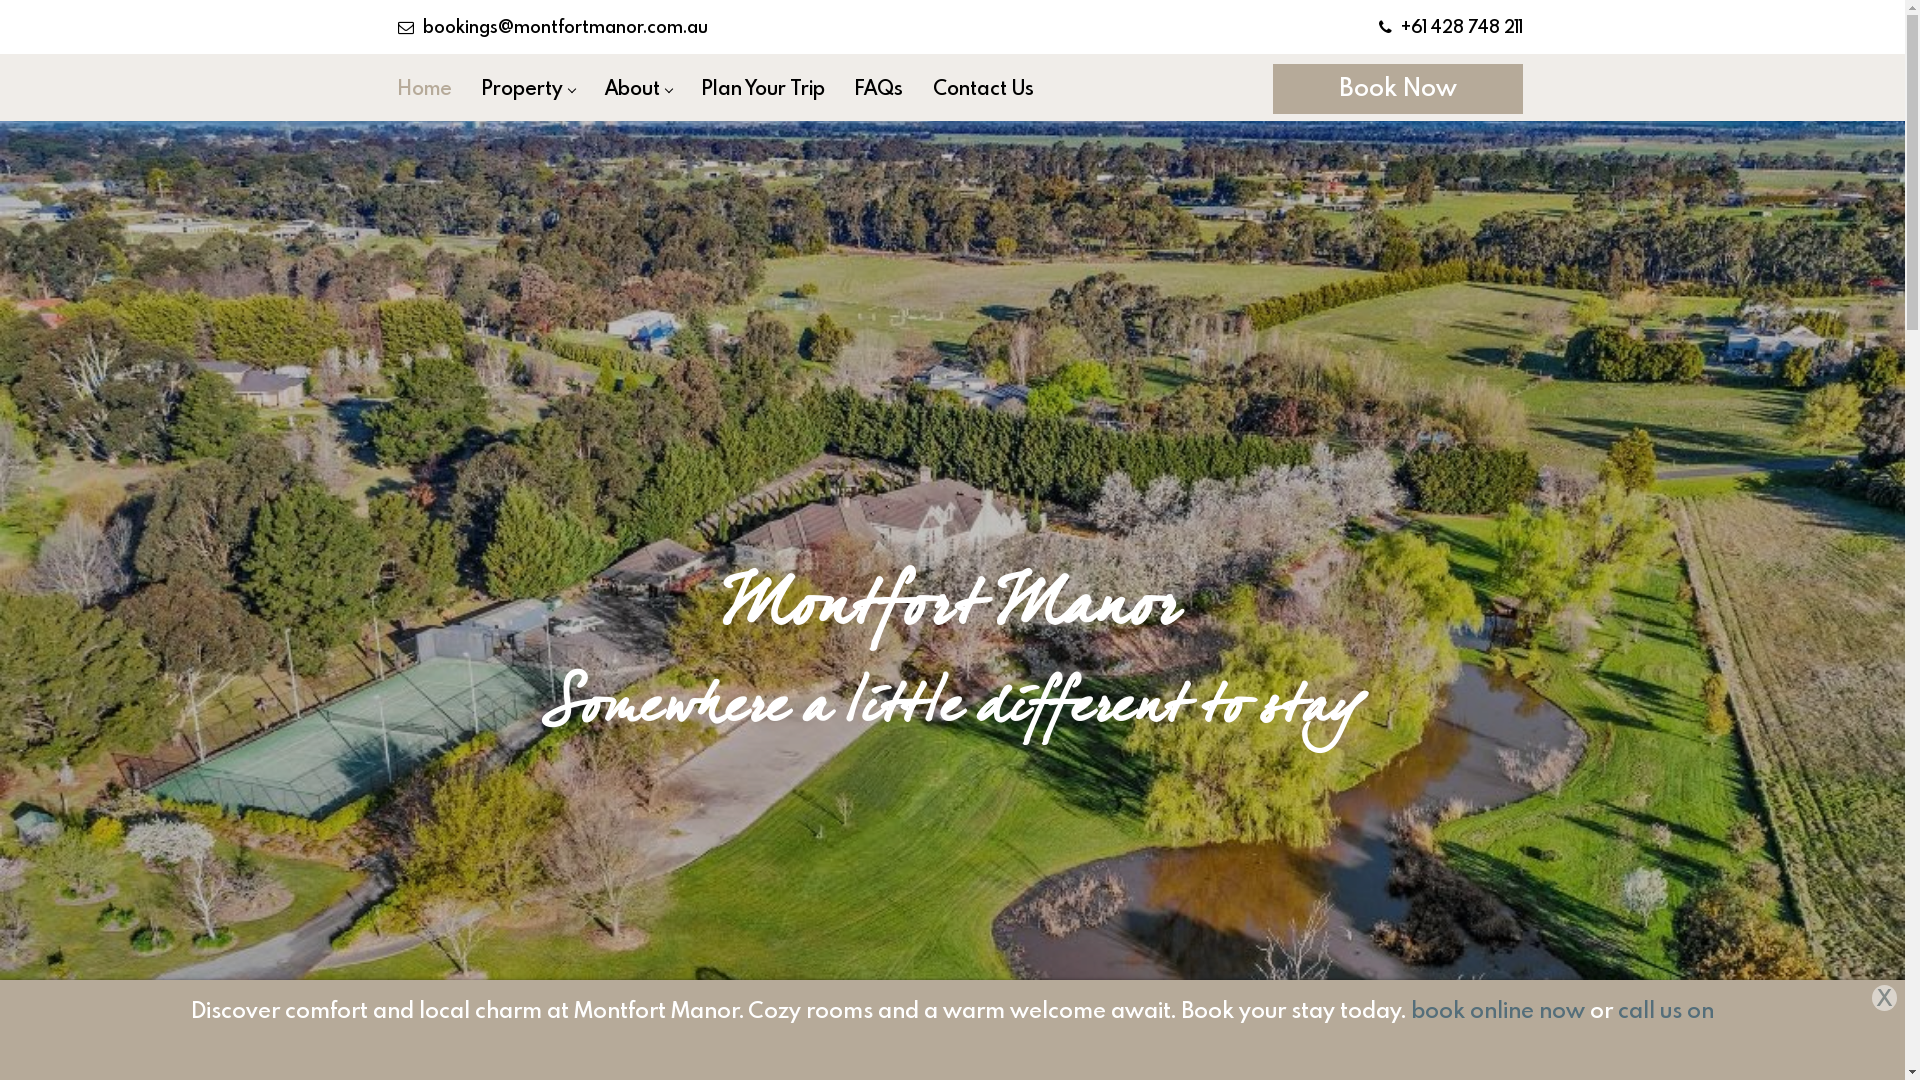  I want to click on 'Property', so click(464, 86).